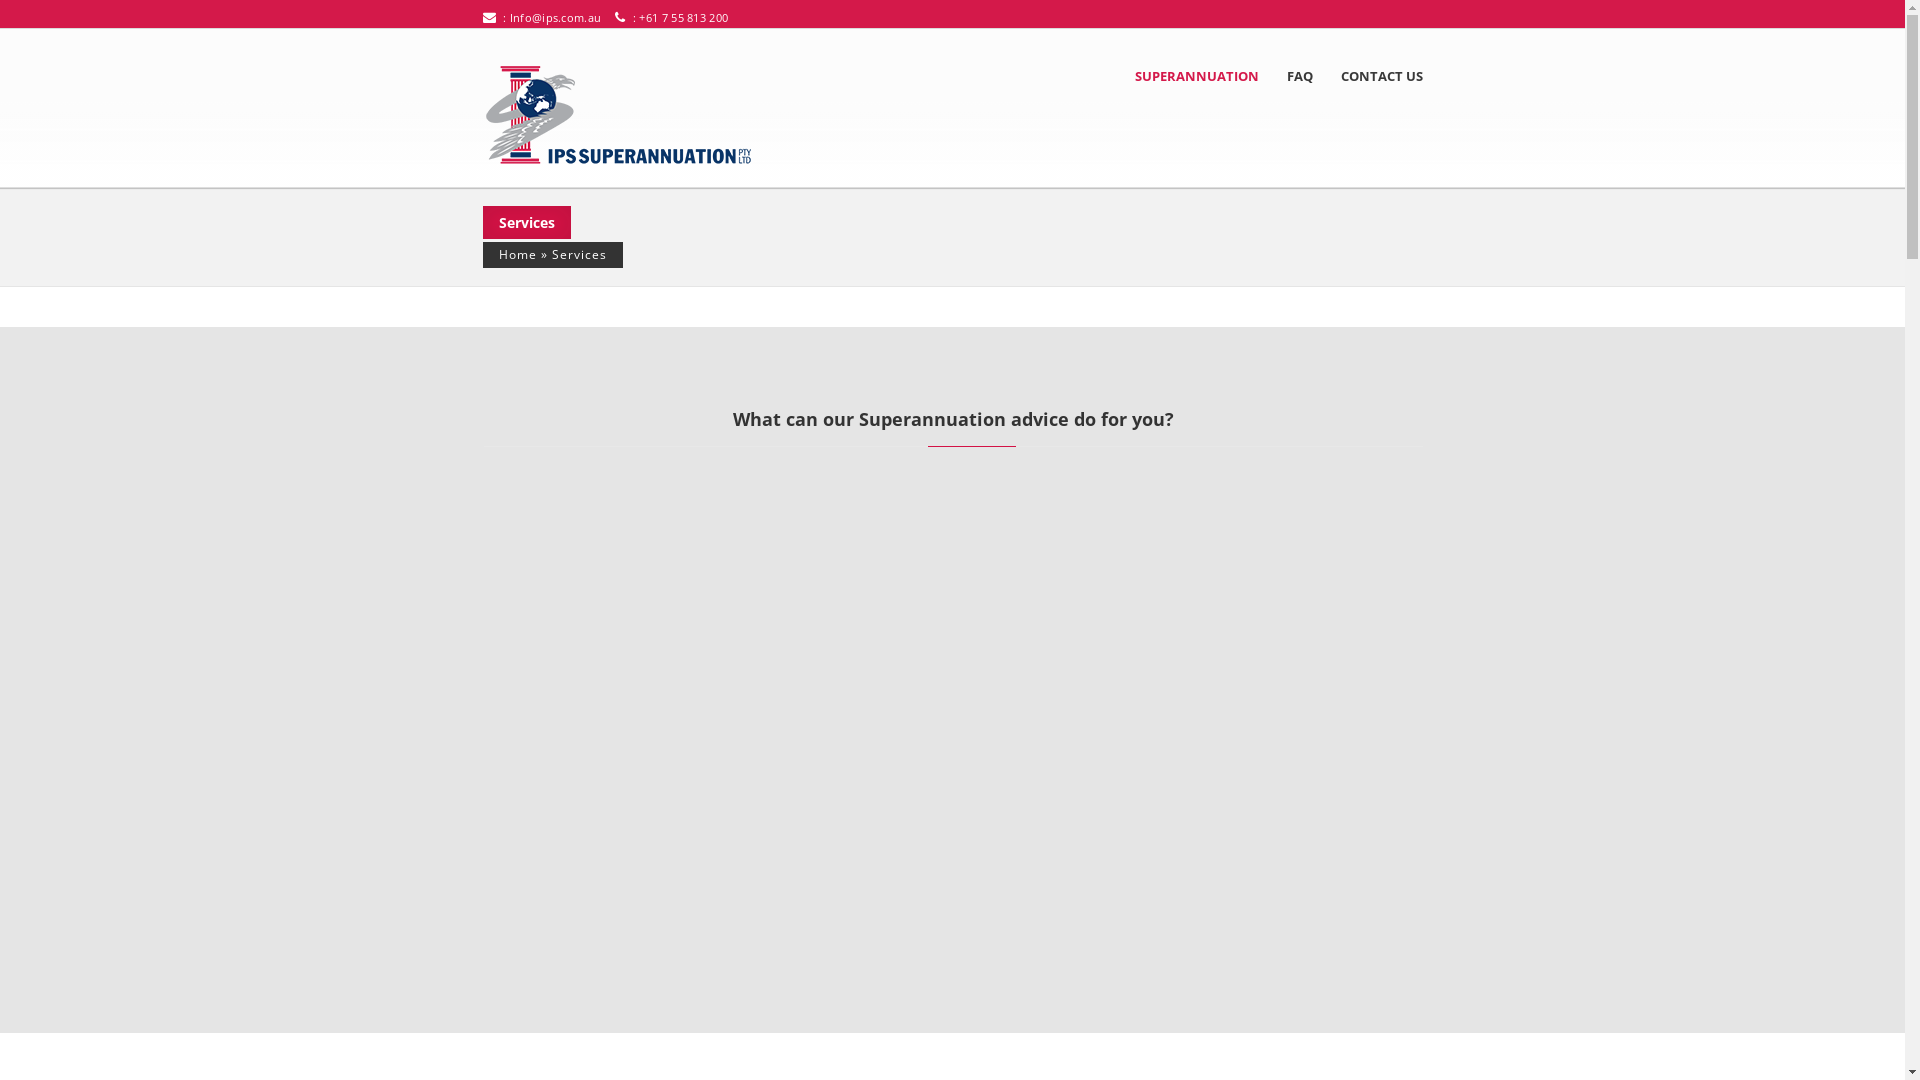 This screenshot has height=1080, width=1920. What do you see at coordinates (643, 115) in the screenshot?
I see `'IPS Super'` at bounding box center [643, 115].